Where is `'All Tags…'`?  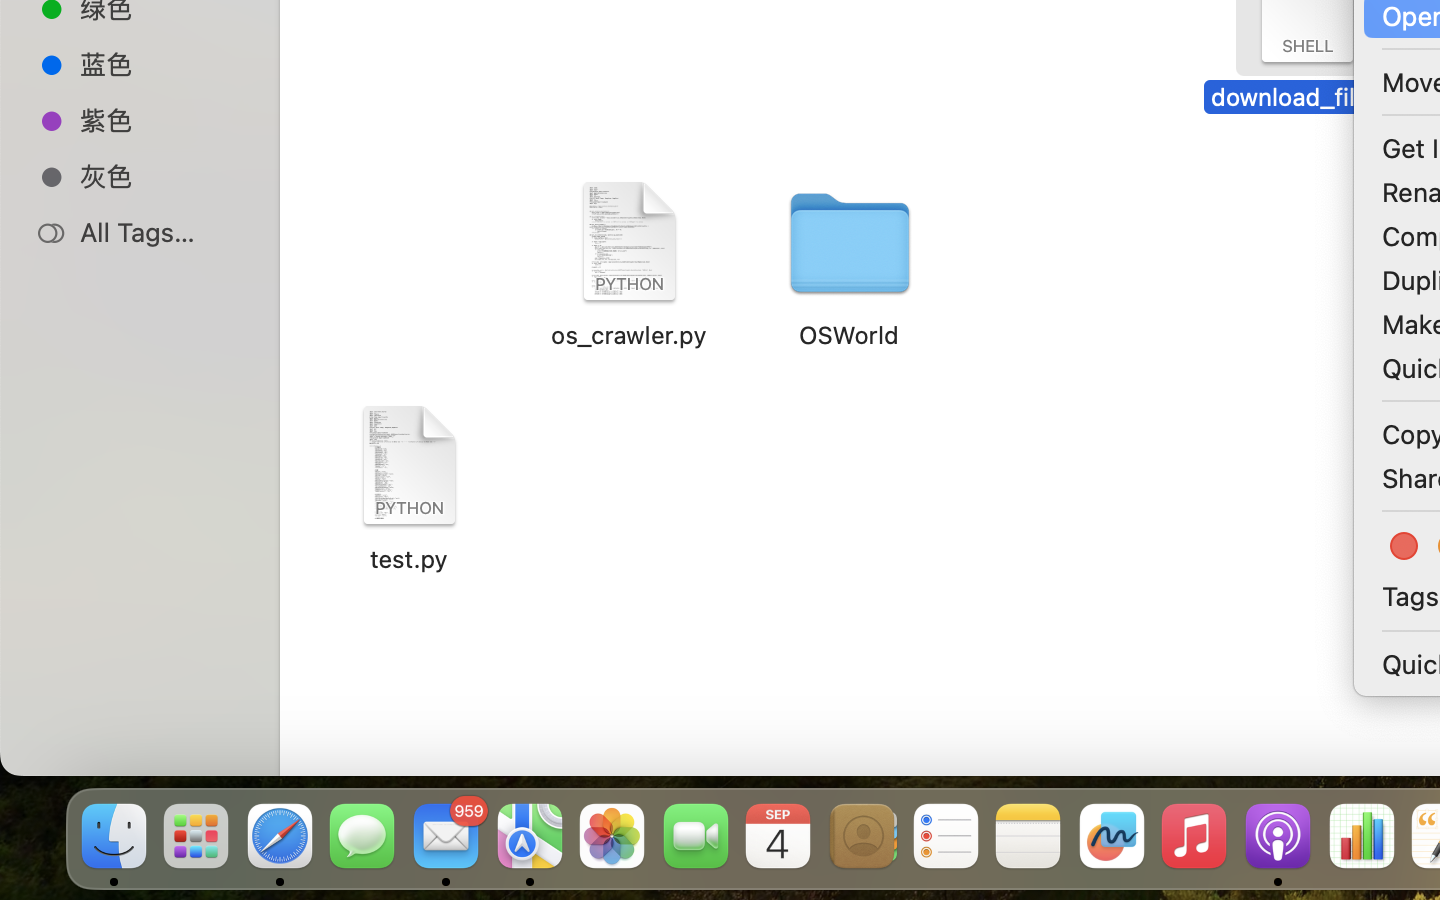 'All Tags…' is located at coordinates (159, 231).